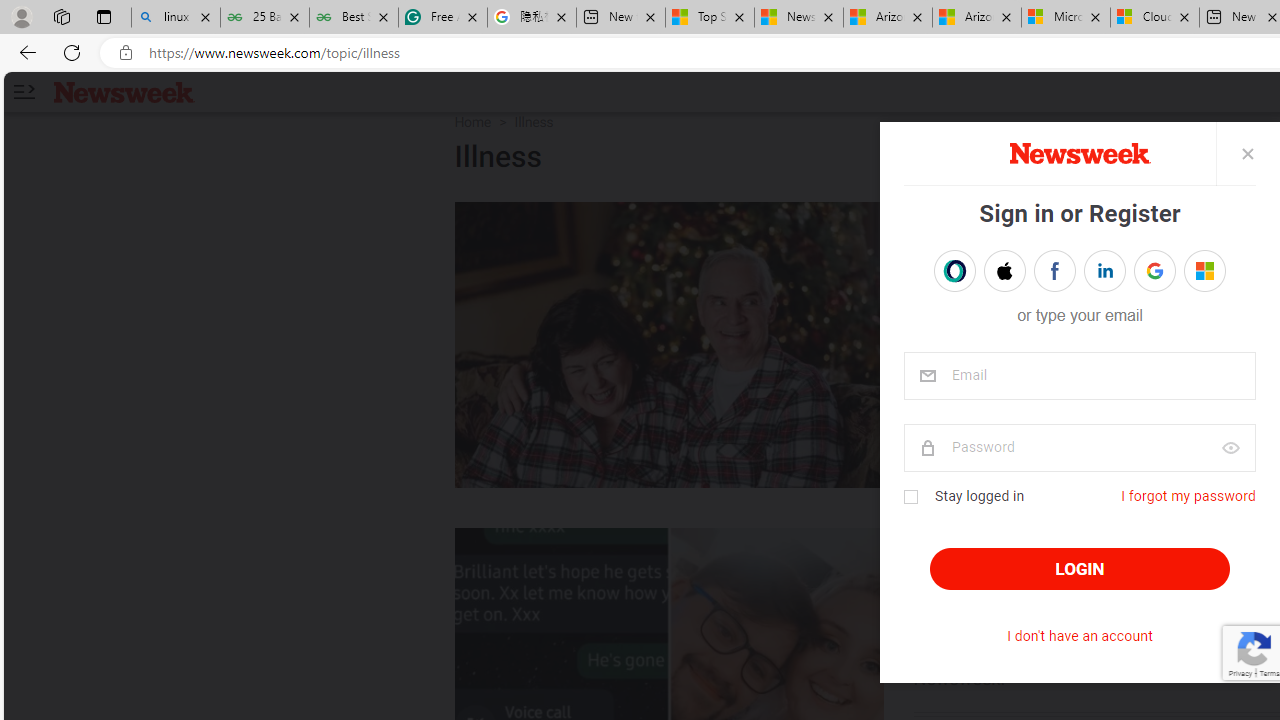  Describe the element at coordinates (1155, 17) in the screenshot. I see `'Cloud Computing Services | Microsoft Azure'` at that location.